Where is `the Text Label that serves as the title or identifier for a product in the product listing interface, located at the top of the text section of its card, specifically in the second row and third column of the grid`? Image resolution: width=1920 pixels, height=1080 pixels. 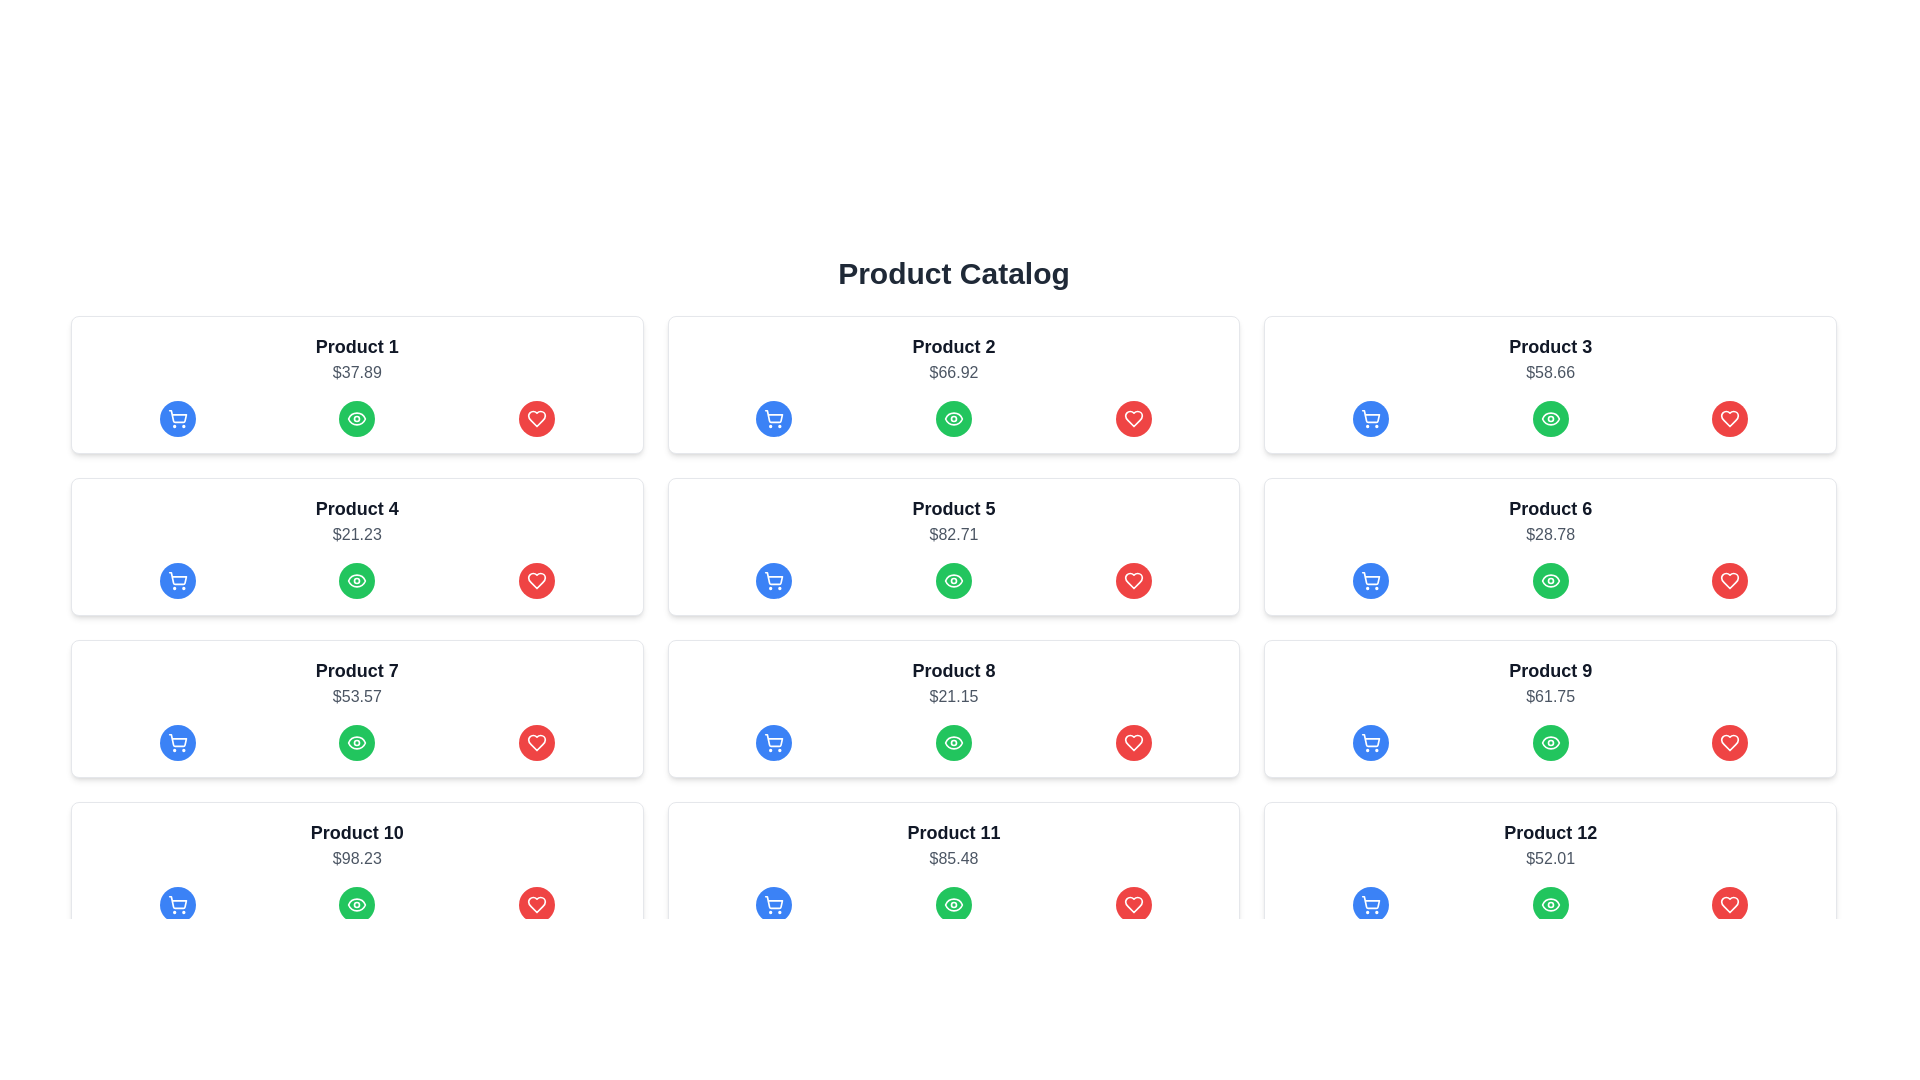
the Text Label that serves as the title or identifier for a product in the product listing interface, located at the top of the text section of its card, specifically in the second row and third column of the grid is located at coordinates (1549, 508).